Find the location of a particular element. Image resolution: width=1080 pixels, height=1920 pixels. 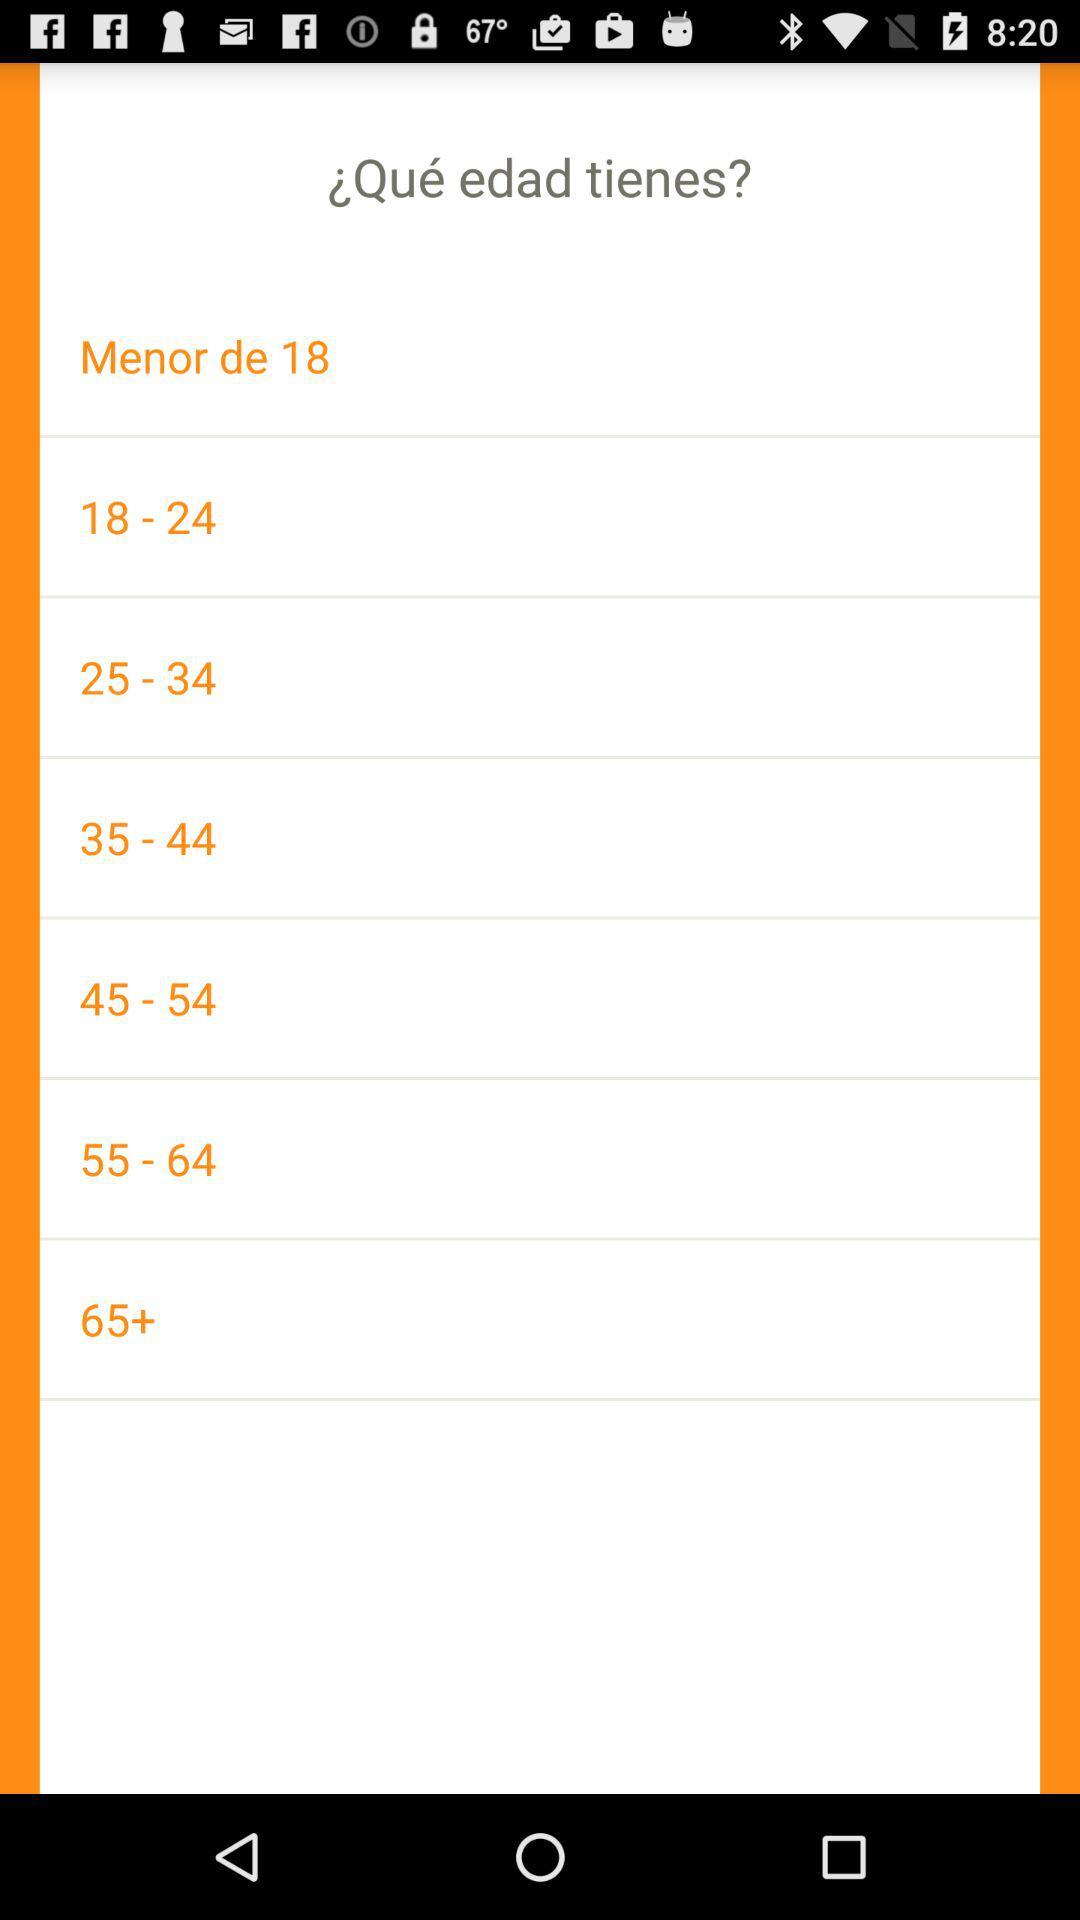

the 65+ app is located at coordinates (540, 1319).